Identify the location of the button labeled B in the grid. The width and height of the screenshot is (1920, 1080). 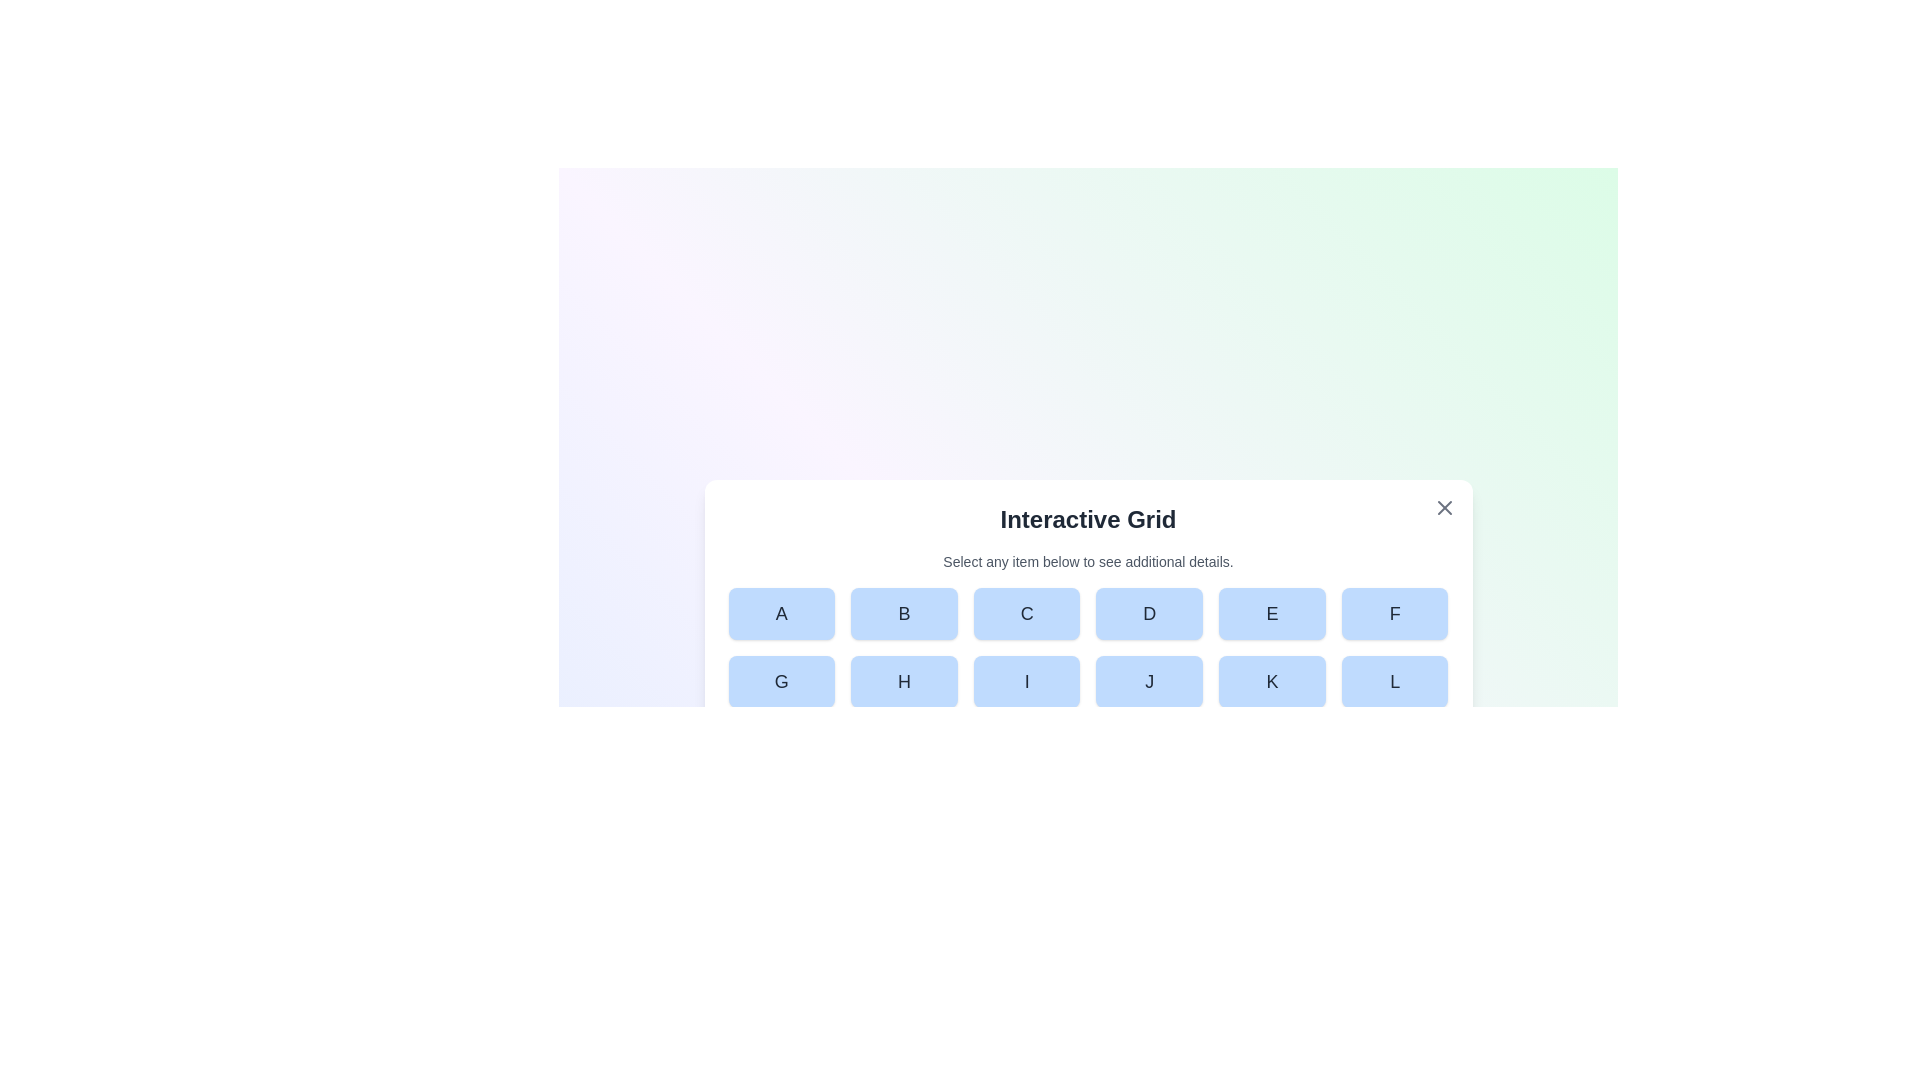
(903, 612).